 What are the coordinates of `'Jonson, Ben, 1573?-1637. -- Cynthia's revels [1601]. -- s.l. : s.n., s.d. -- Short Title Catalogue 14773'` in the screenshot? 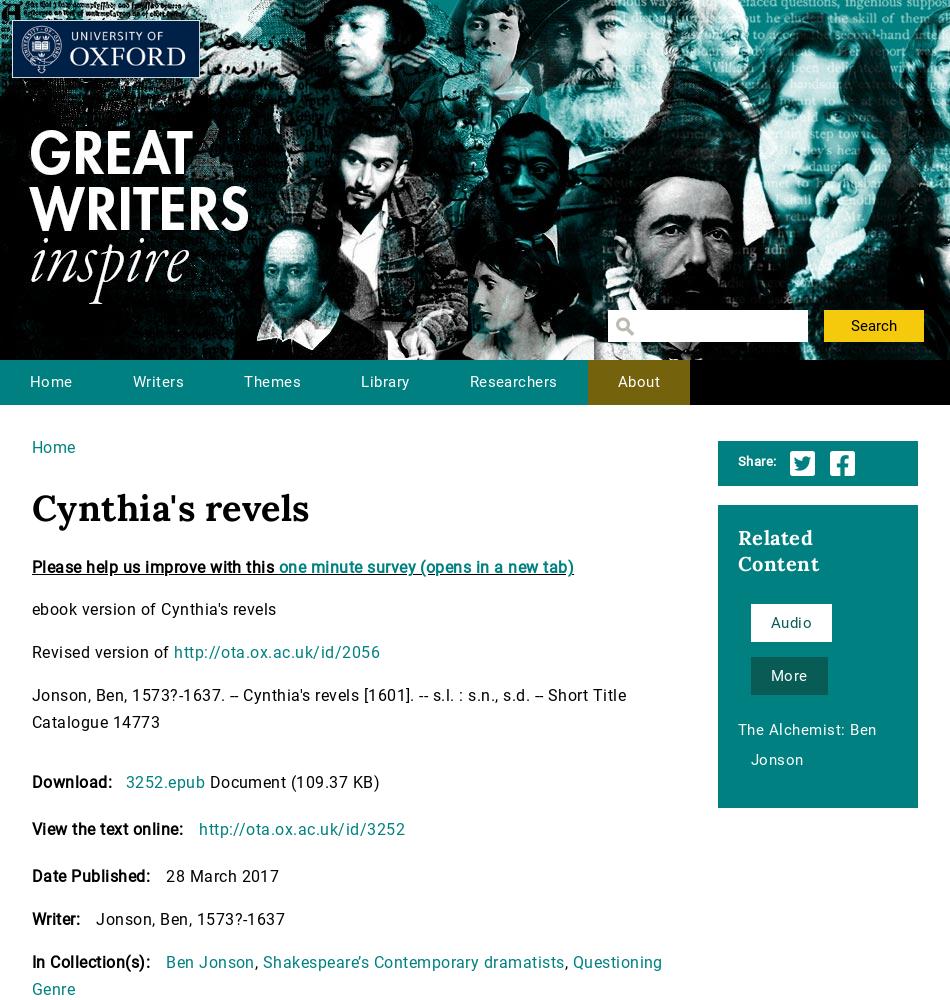 It's located at (32, 708).